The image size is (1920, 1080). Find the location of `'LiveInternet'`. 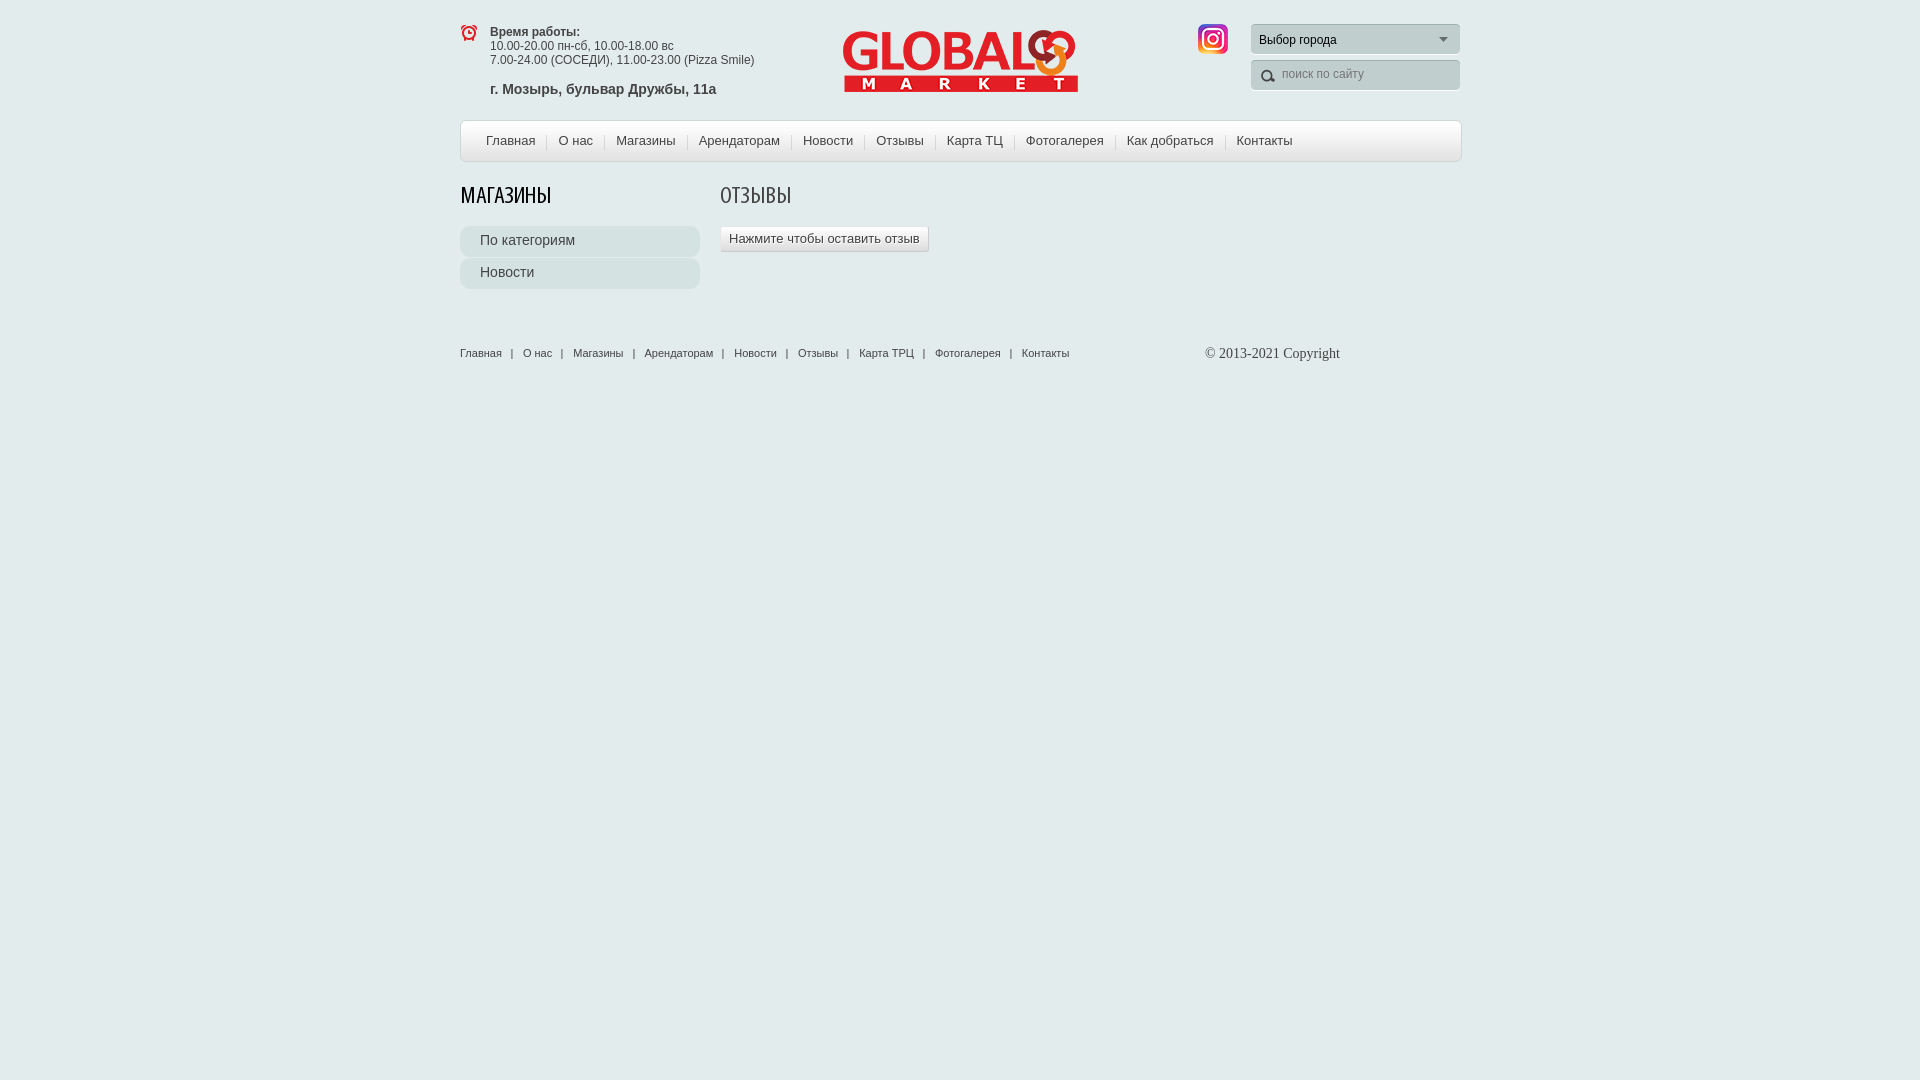

'LiveInternet' is located at coordinates (1444, 352).